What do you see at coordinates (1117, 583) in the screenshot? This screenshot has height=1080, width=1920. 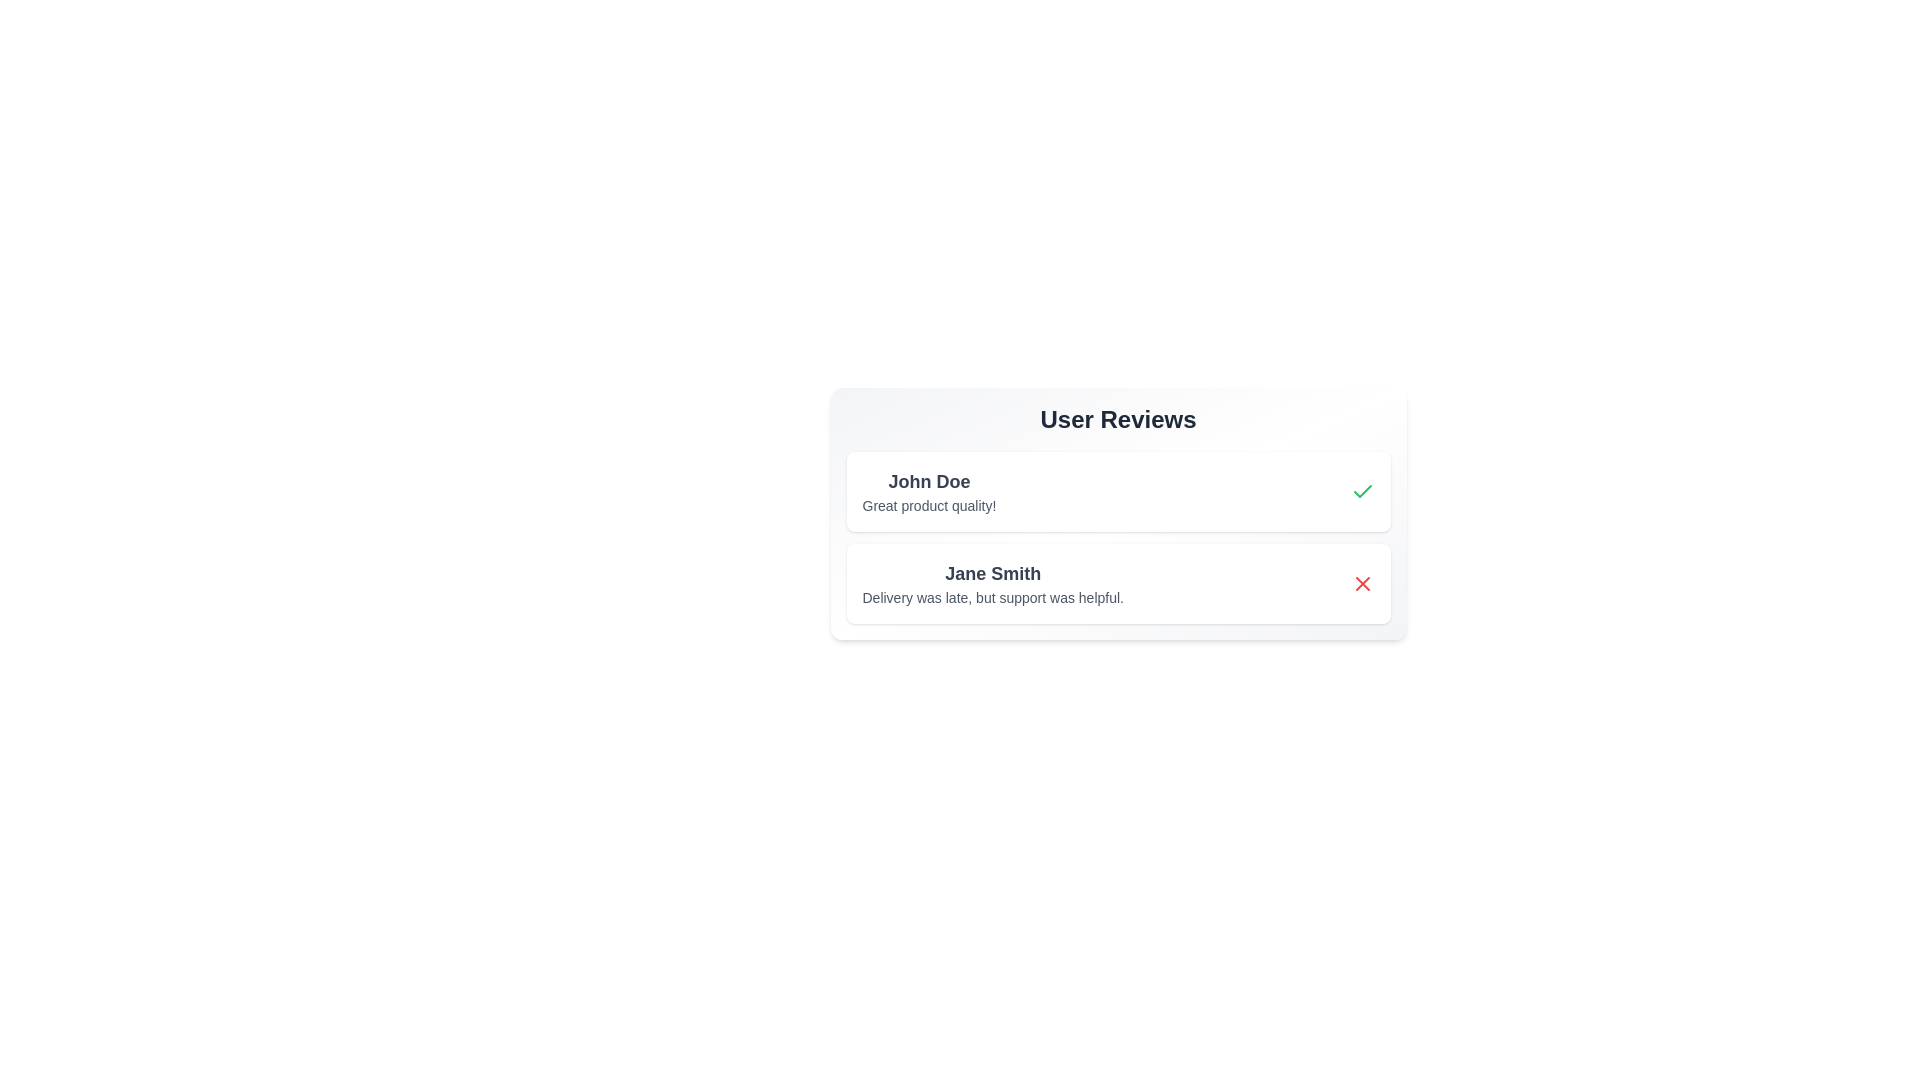 I see `user review displayed on the second review card in the 'User Reviews' section, located below the first review card titled 'John DoeGreat product quality!'` at bounding box center [1117, 583].